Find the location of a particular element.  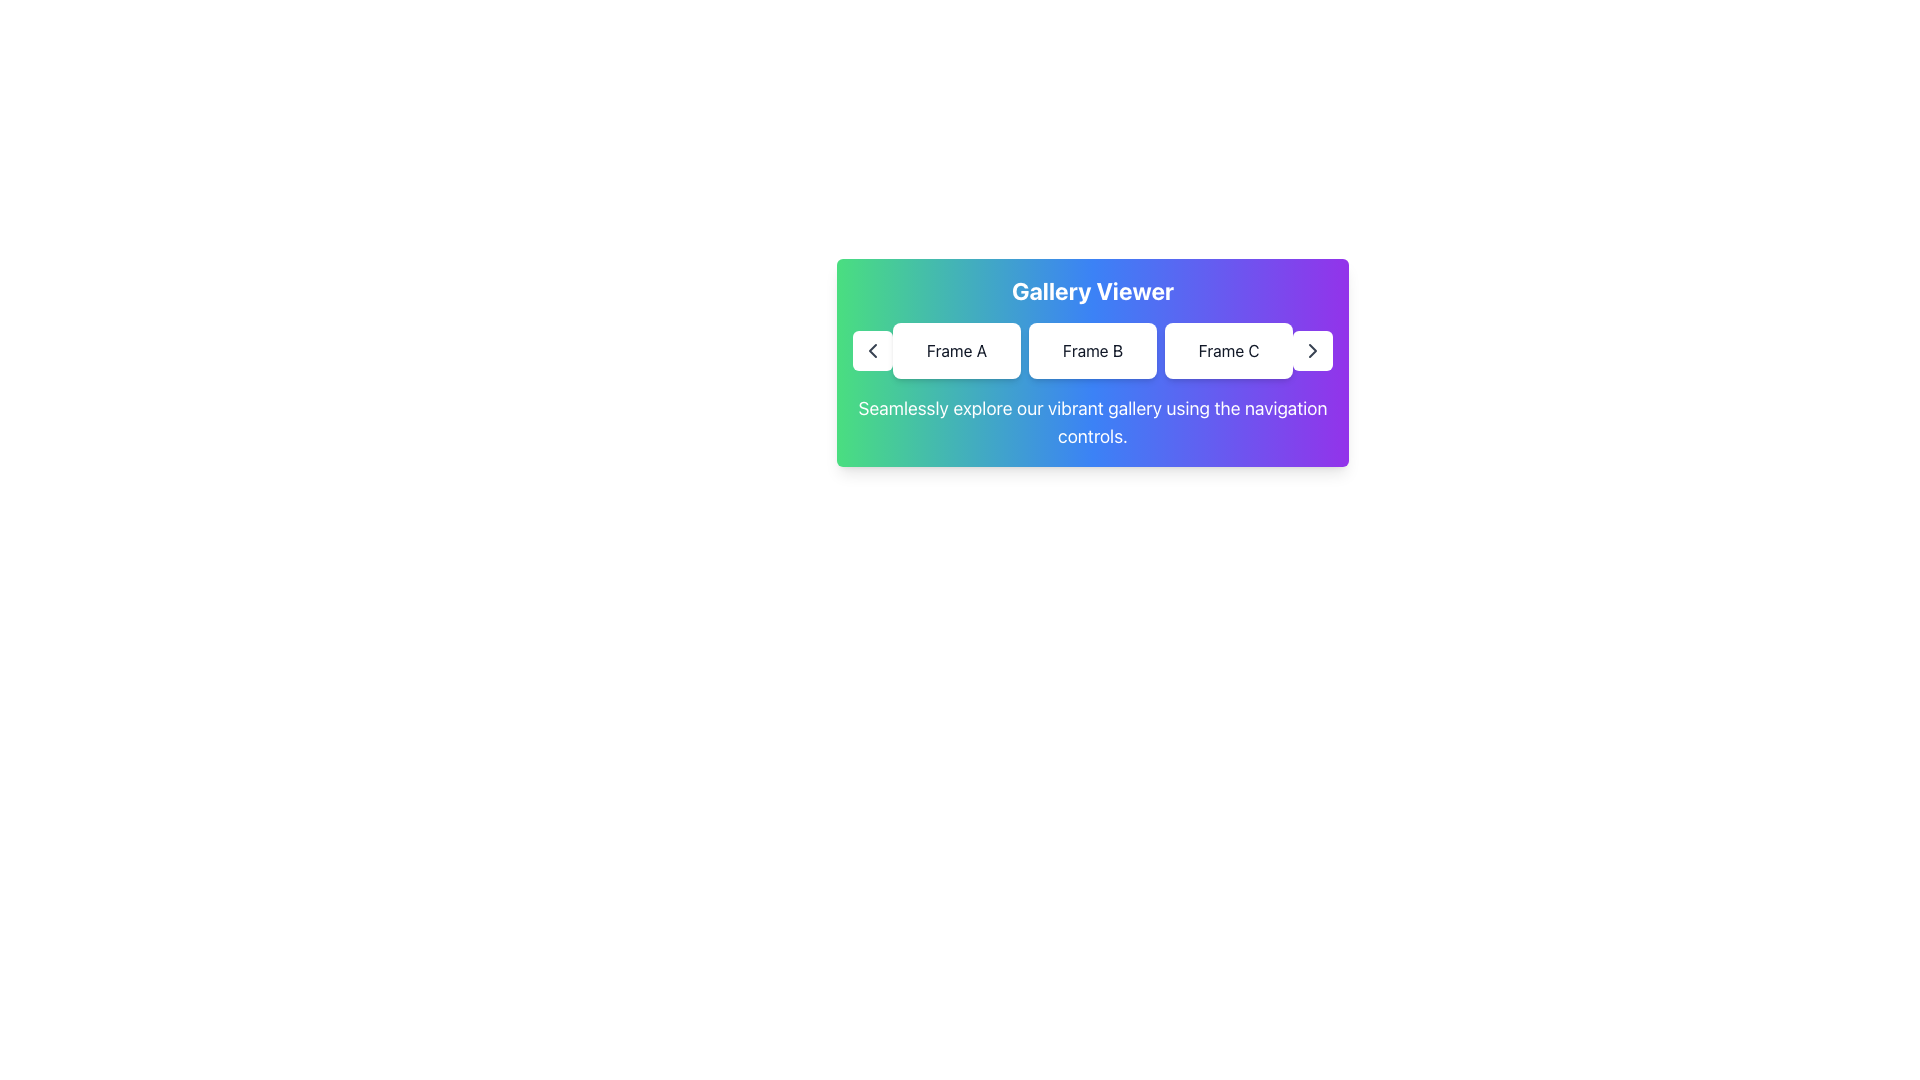

the navigation button located in the 'Gallery Viewer' interface to proceed to the next frame is located at coordinates (1313, 350).